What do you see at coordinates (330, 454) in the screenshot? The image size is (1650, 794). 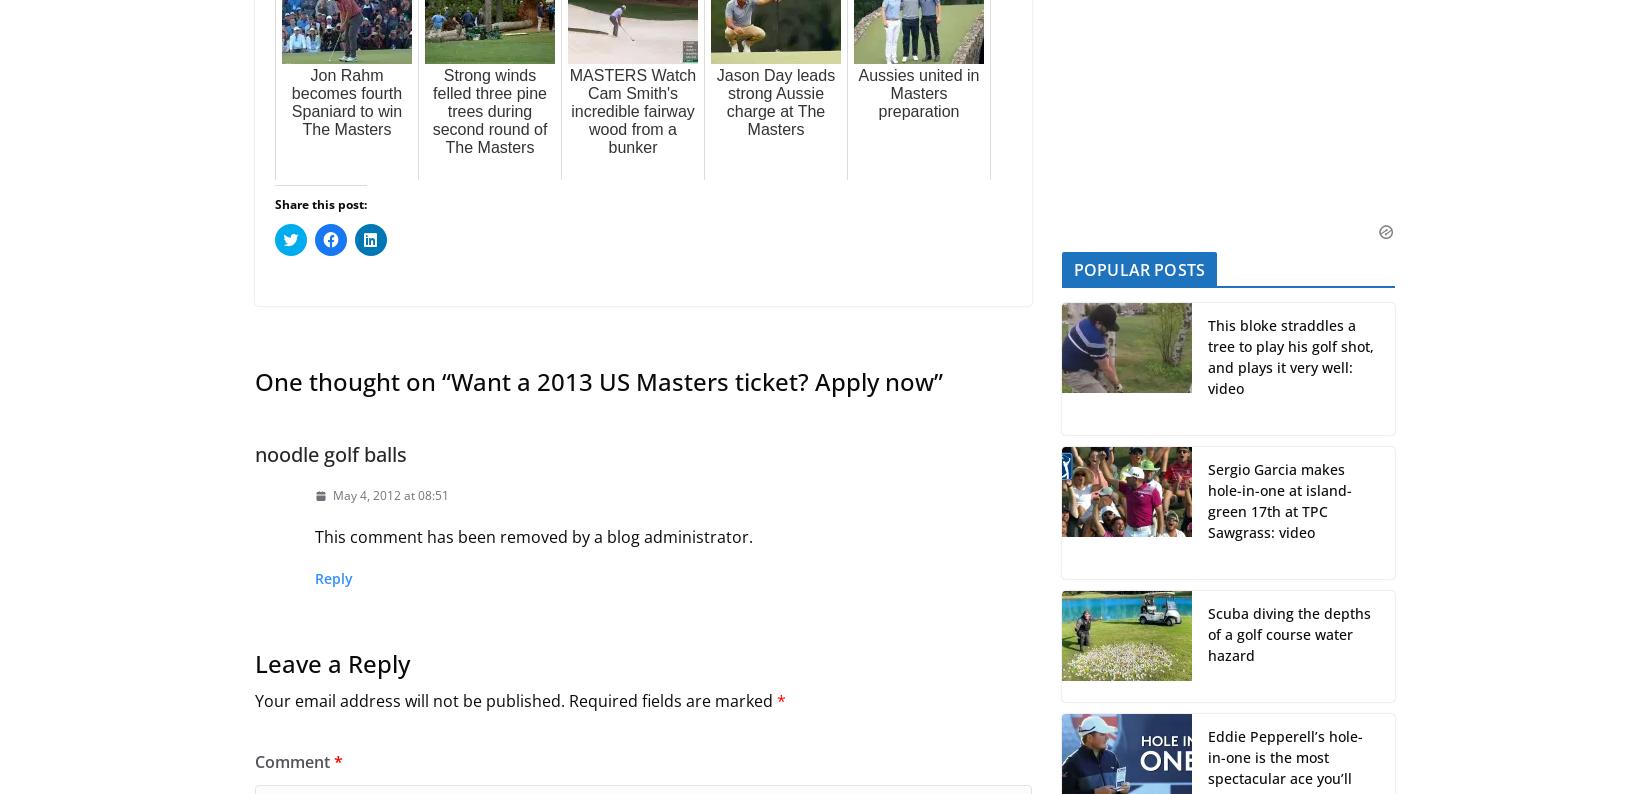 I see `'noodle golf balls'` at bounding box center [330, 454].